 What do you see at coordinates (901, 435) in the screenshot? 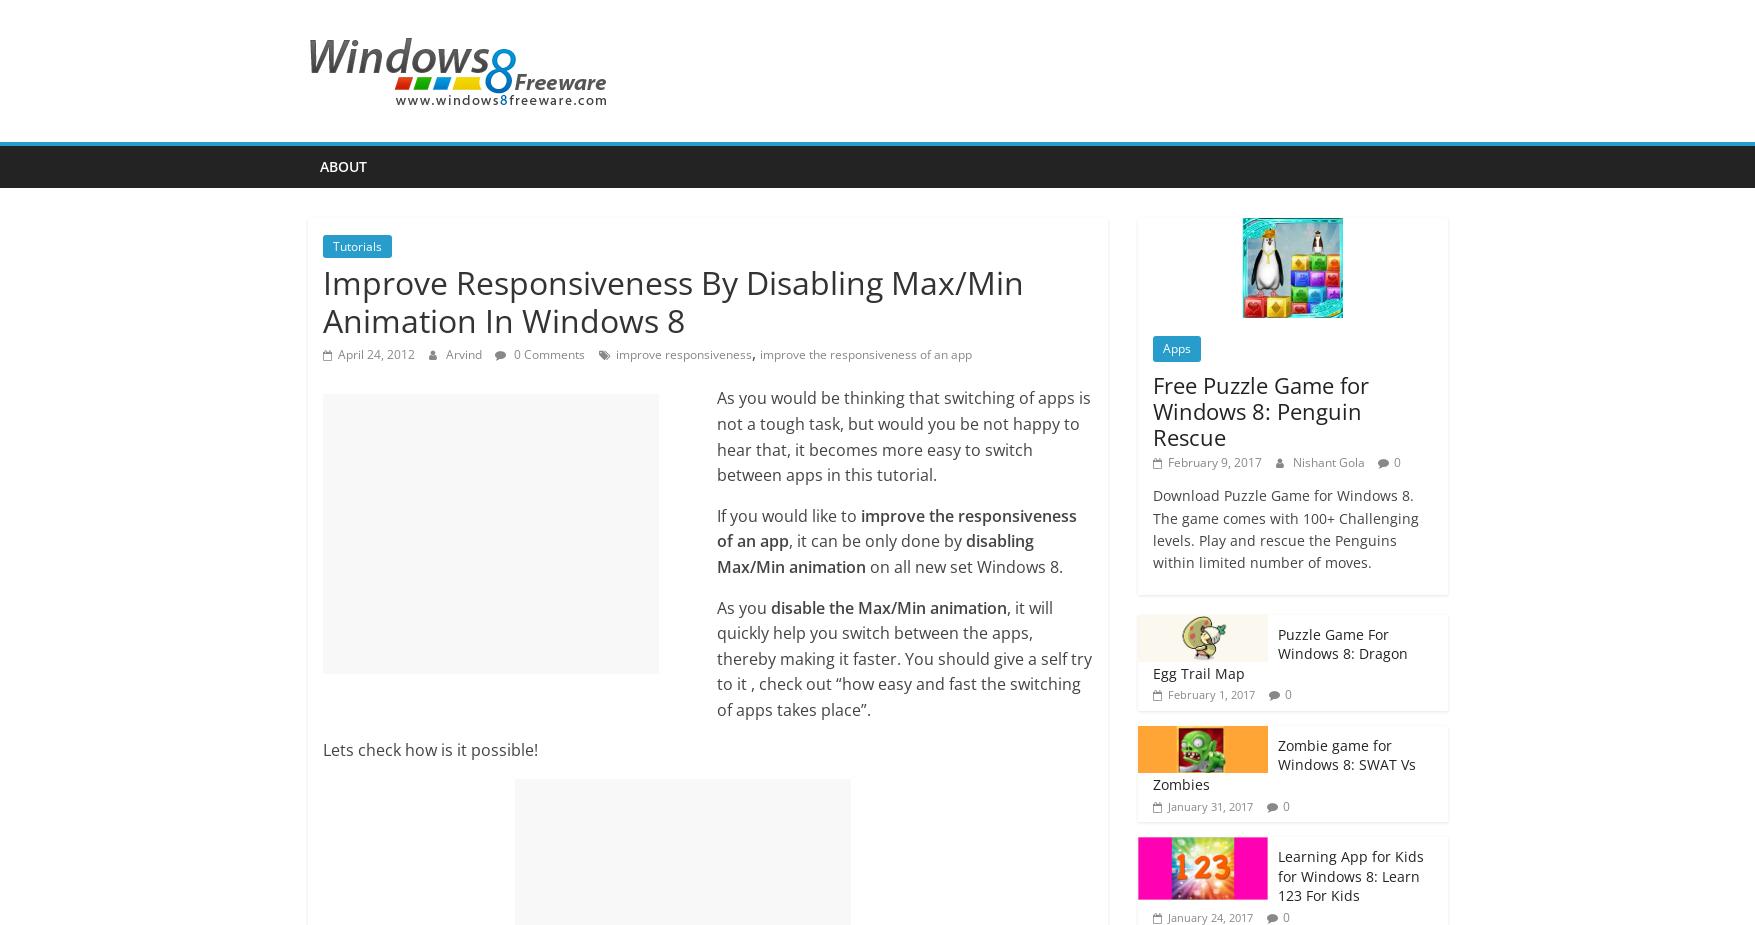
I see `'As you would be thinking that switching of apps is not a tough task, but would you be not happy to hear that, it becomes more easy to switch between apps in this tutorial.'` at bounding box center [901, 435].